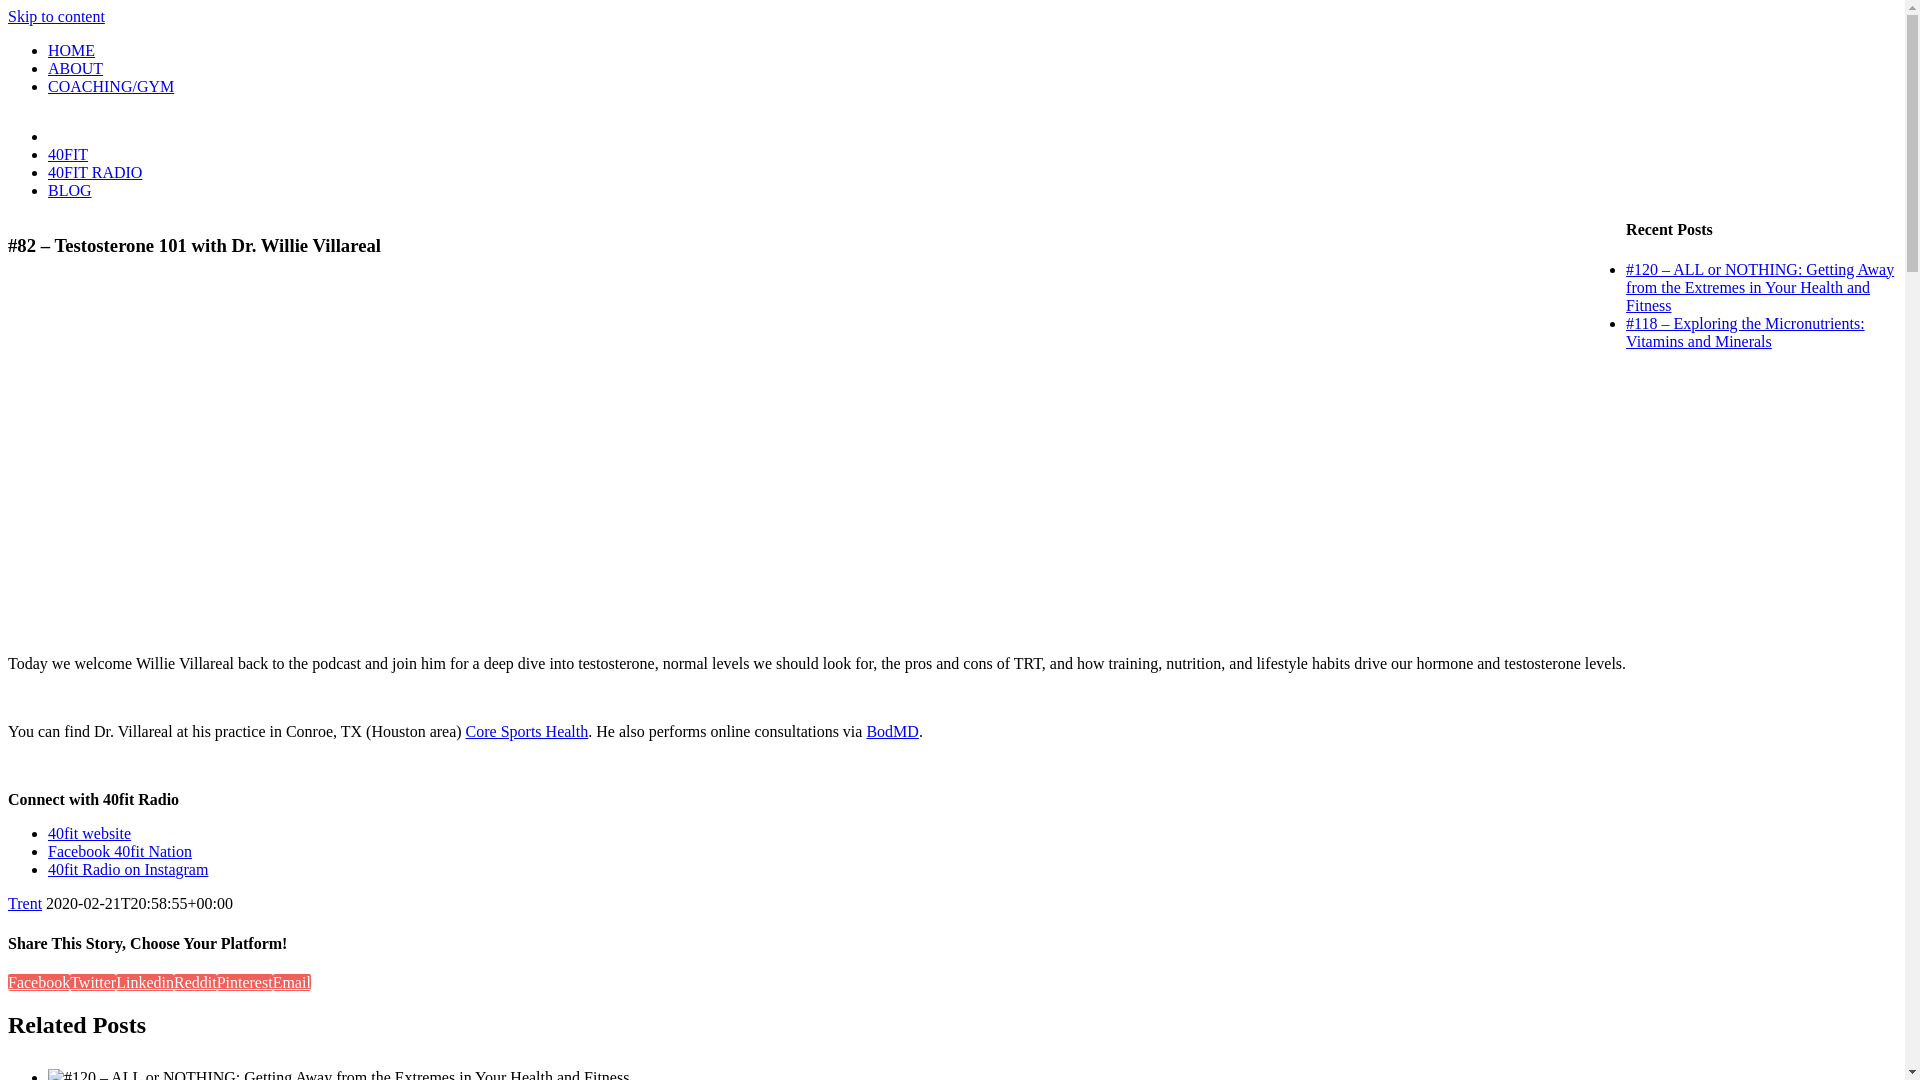 This screenshot has height=1080, width=1920. Describe the element at coordinates (109, 85) in the screenshot. I see `'COACHING/GYM'` at that location.